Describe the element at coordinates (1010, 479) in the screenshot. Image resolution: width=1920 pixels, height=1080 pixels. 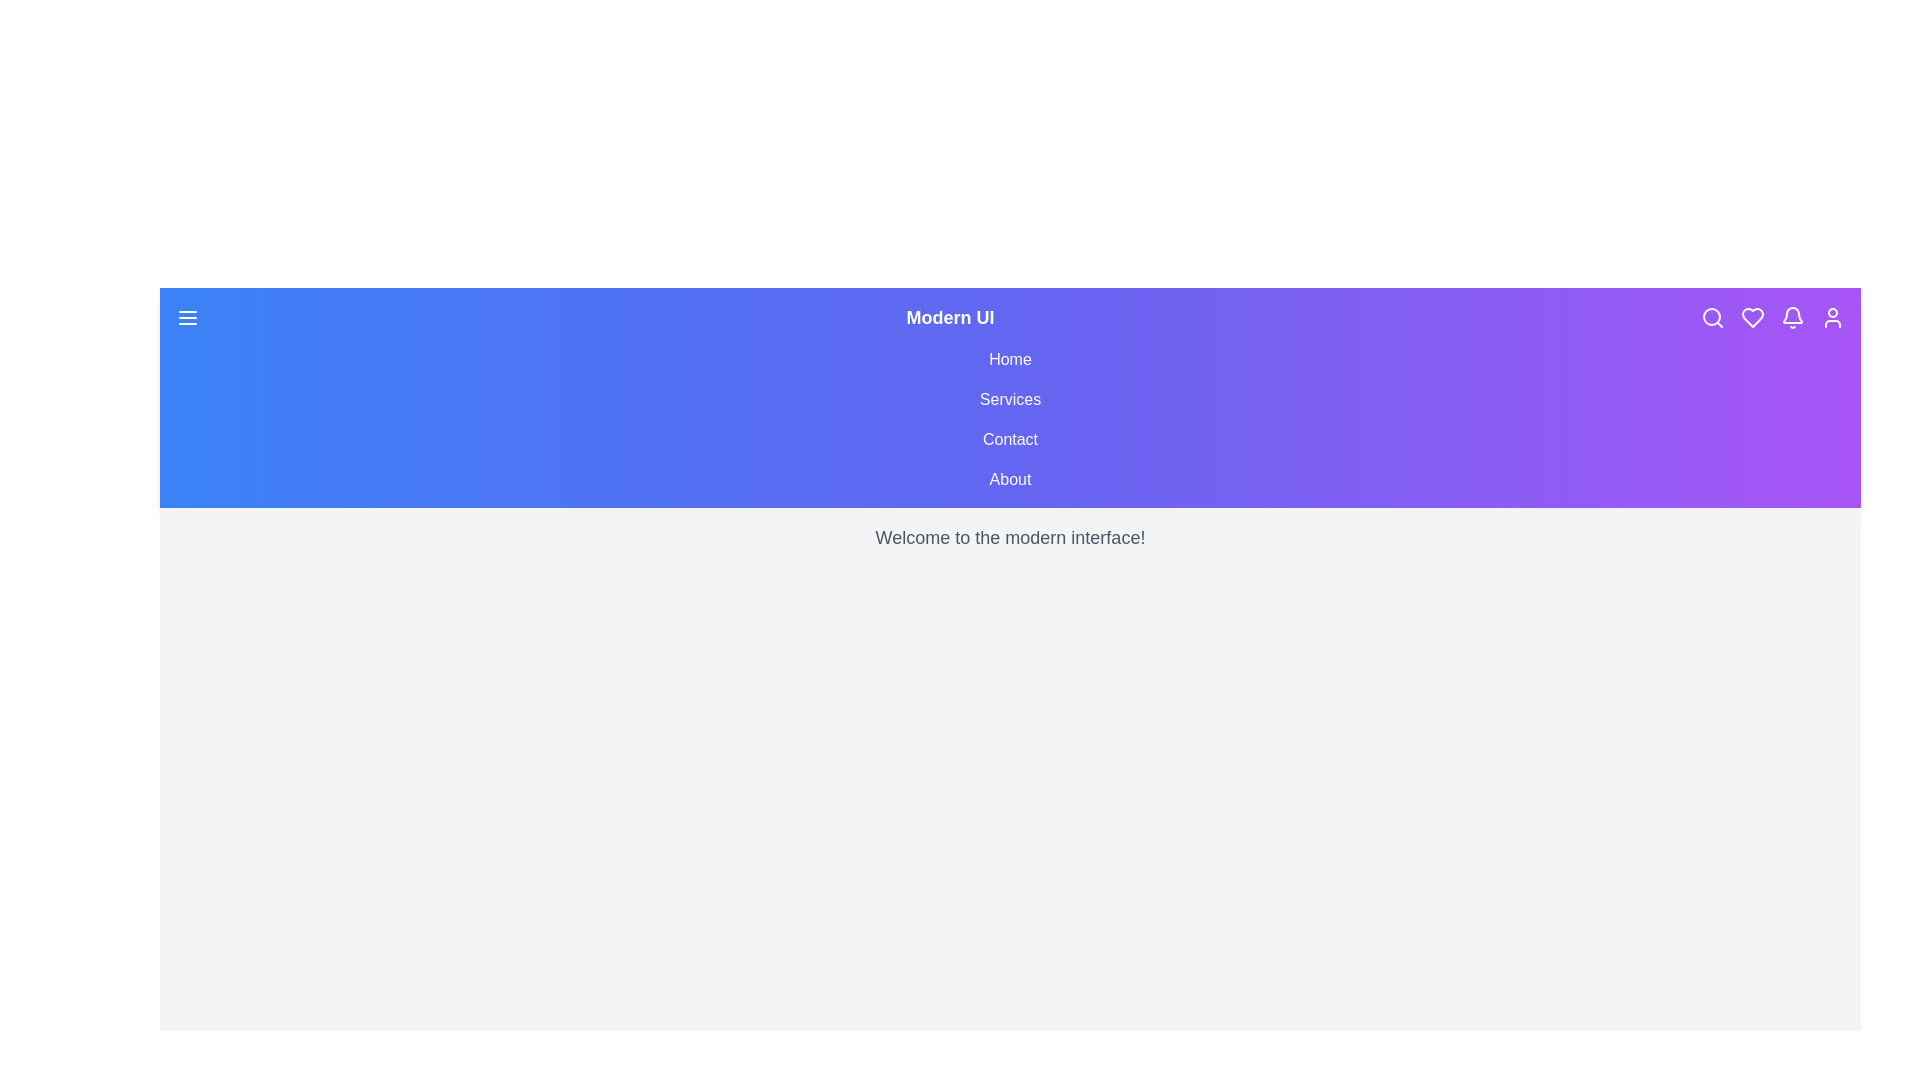
I see `the navigation menu item About` at that location.